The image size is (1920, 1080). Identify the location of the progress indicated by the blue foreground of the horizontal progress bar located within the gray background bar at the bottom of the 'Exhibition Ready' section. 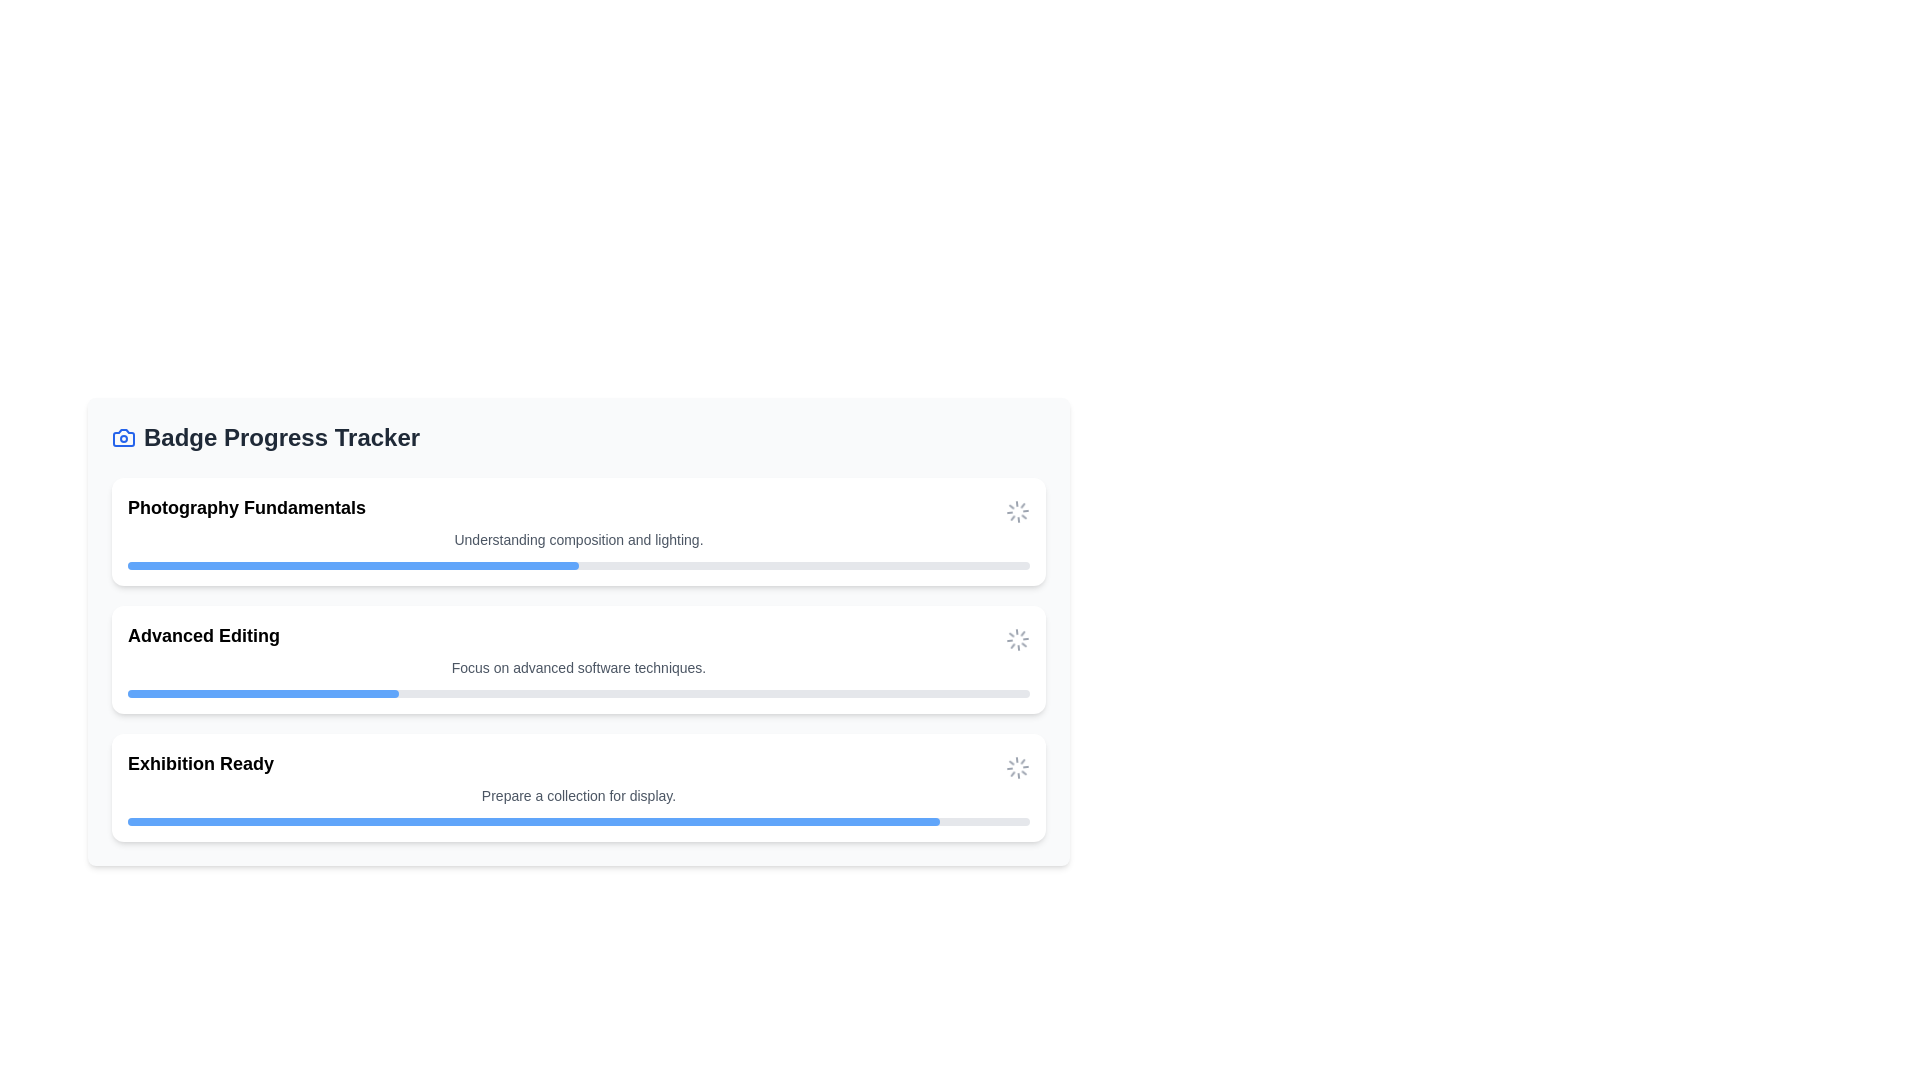
(533, 821).